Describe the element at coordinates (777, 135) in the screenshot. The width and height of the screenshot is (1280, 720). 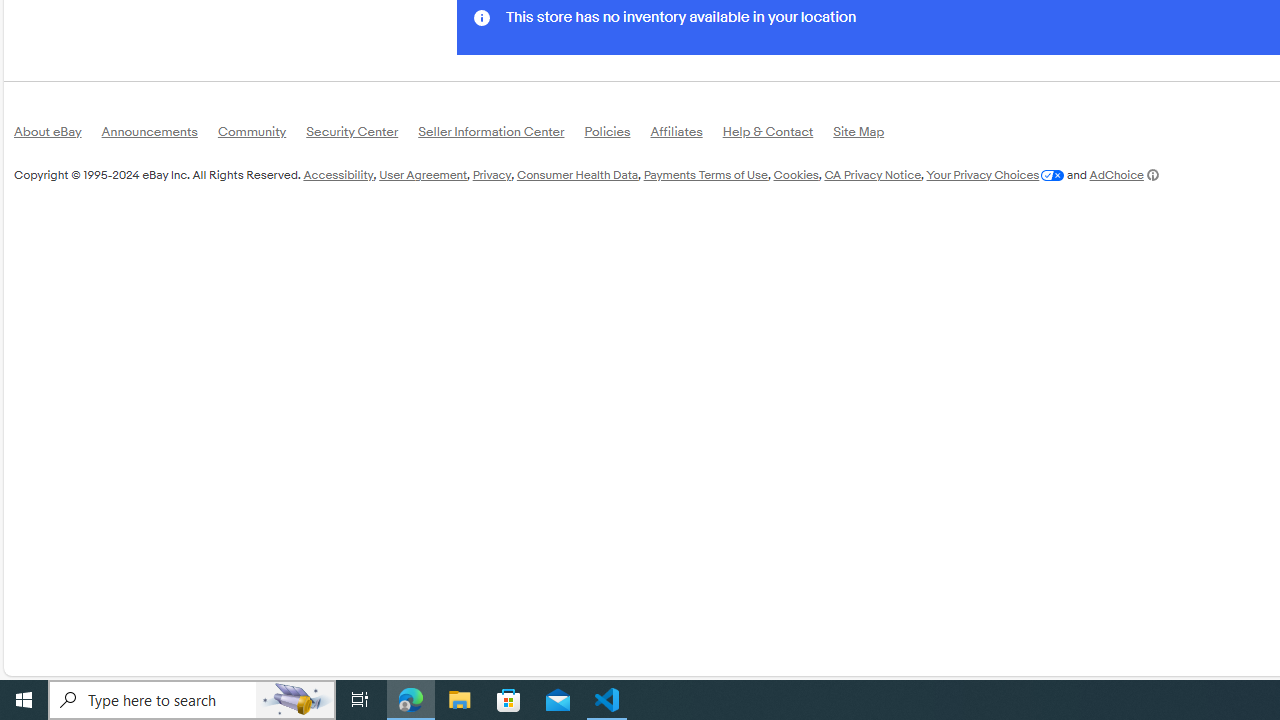
I see `'Help & Contact'` at that location.